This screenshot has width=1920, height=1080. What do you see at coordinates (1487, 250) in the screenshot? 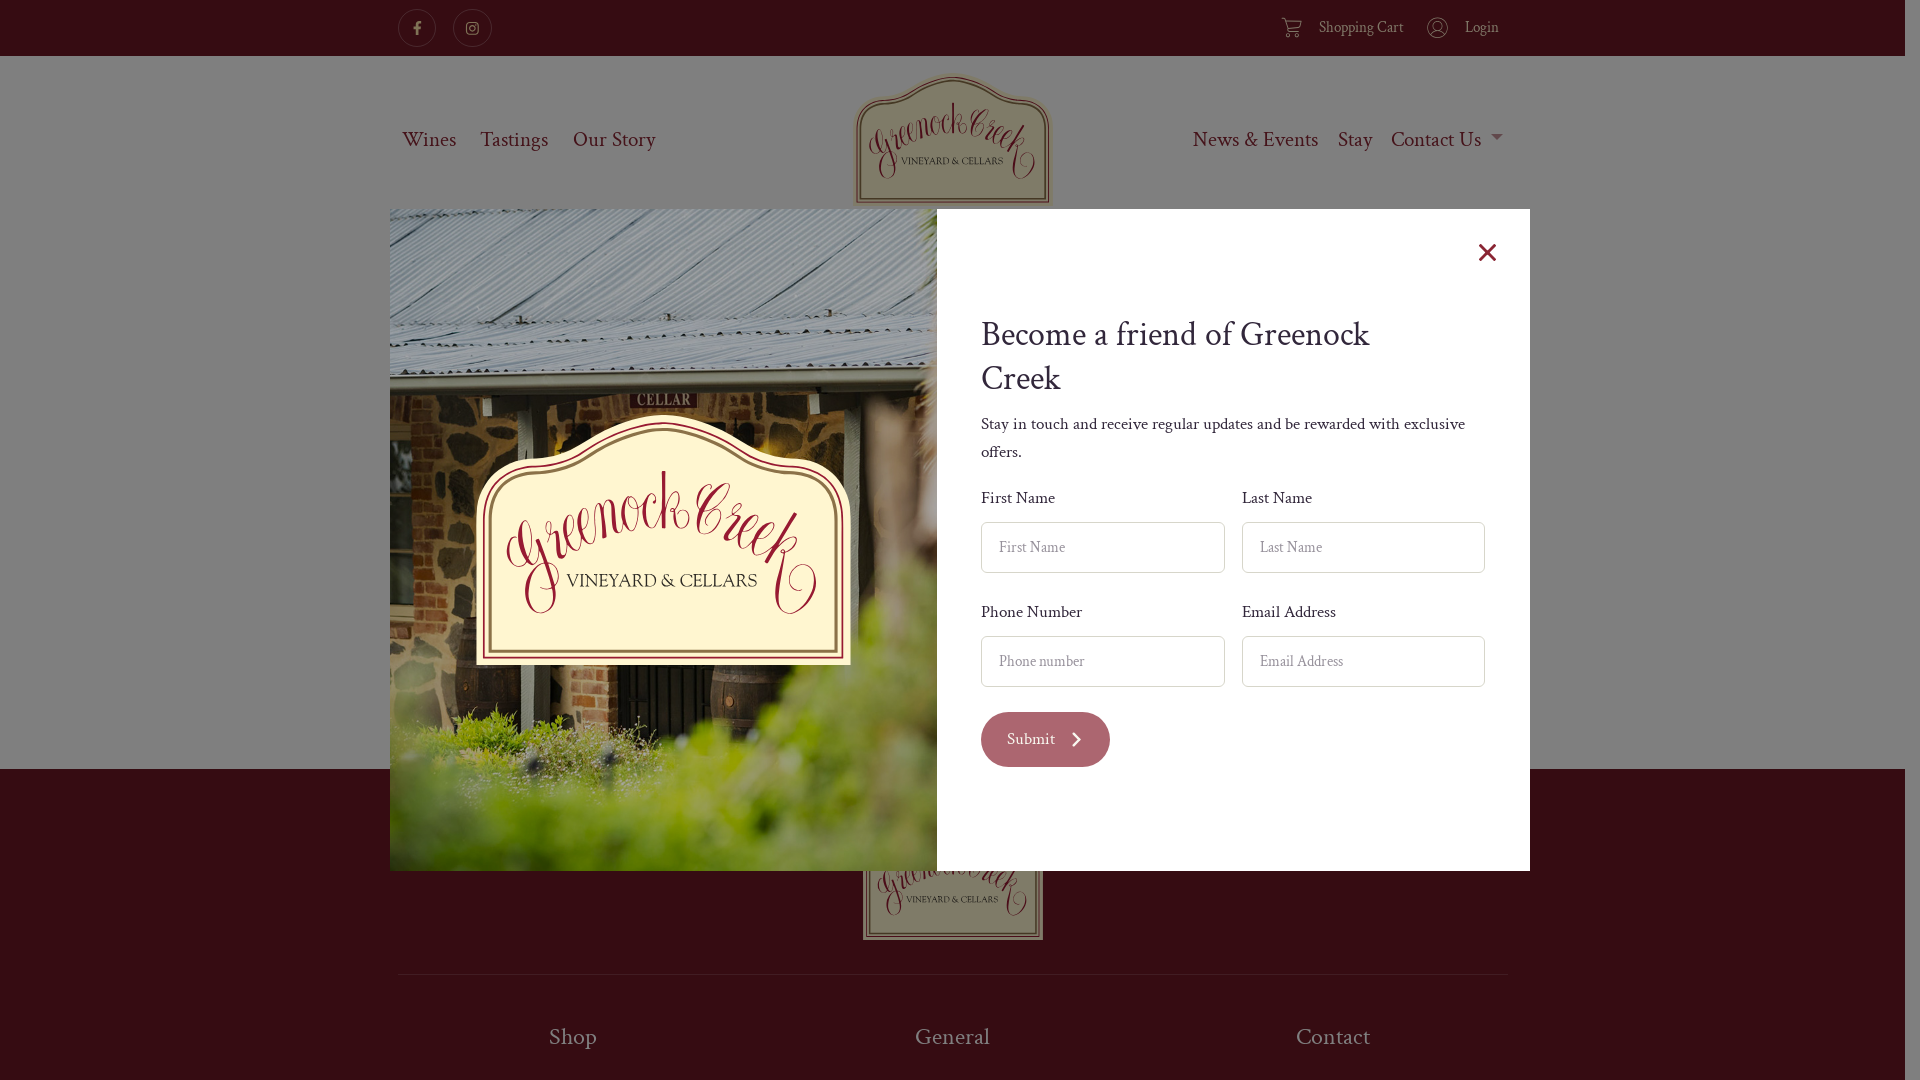
I see `'Close This Window'` at bounding box center [1487, 250].